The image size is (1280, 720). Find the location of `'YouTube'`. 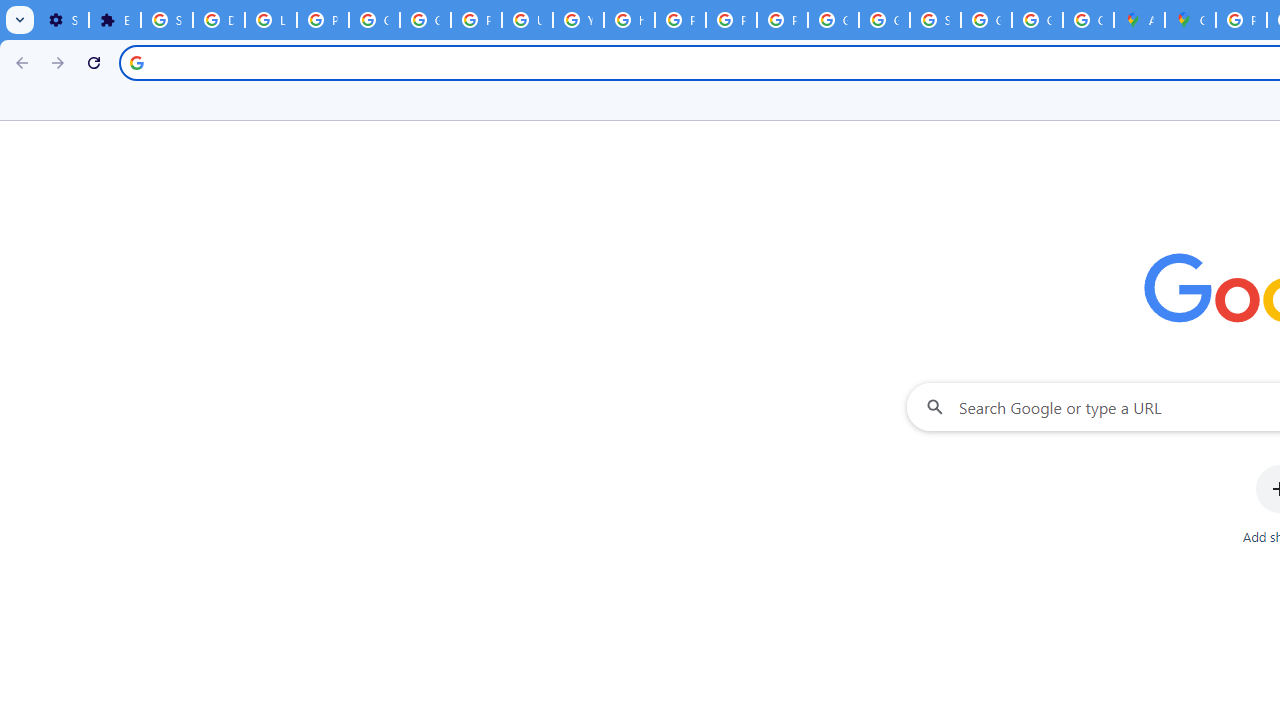

'YouTube' is located at coordinates (577, 20).